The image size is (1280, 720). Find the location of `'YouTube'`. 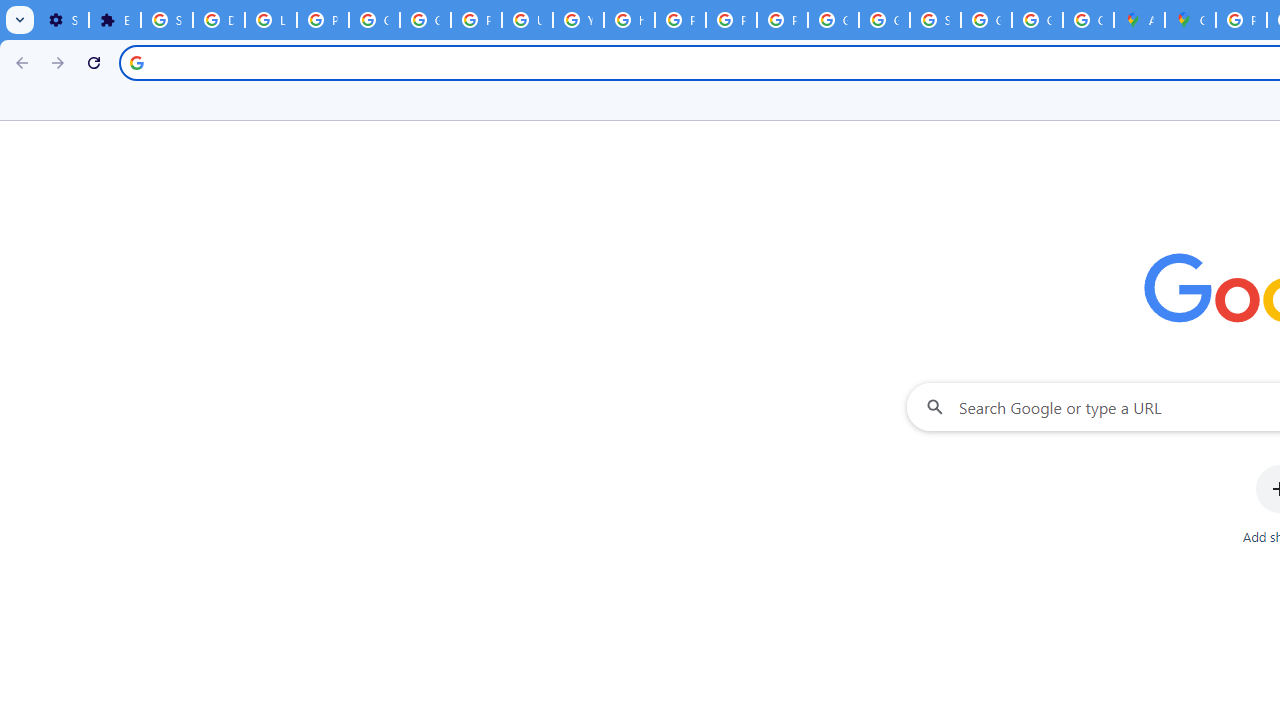

'YouTube' is located at coordinates (577, 20).